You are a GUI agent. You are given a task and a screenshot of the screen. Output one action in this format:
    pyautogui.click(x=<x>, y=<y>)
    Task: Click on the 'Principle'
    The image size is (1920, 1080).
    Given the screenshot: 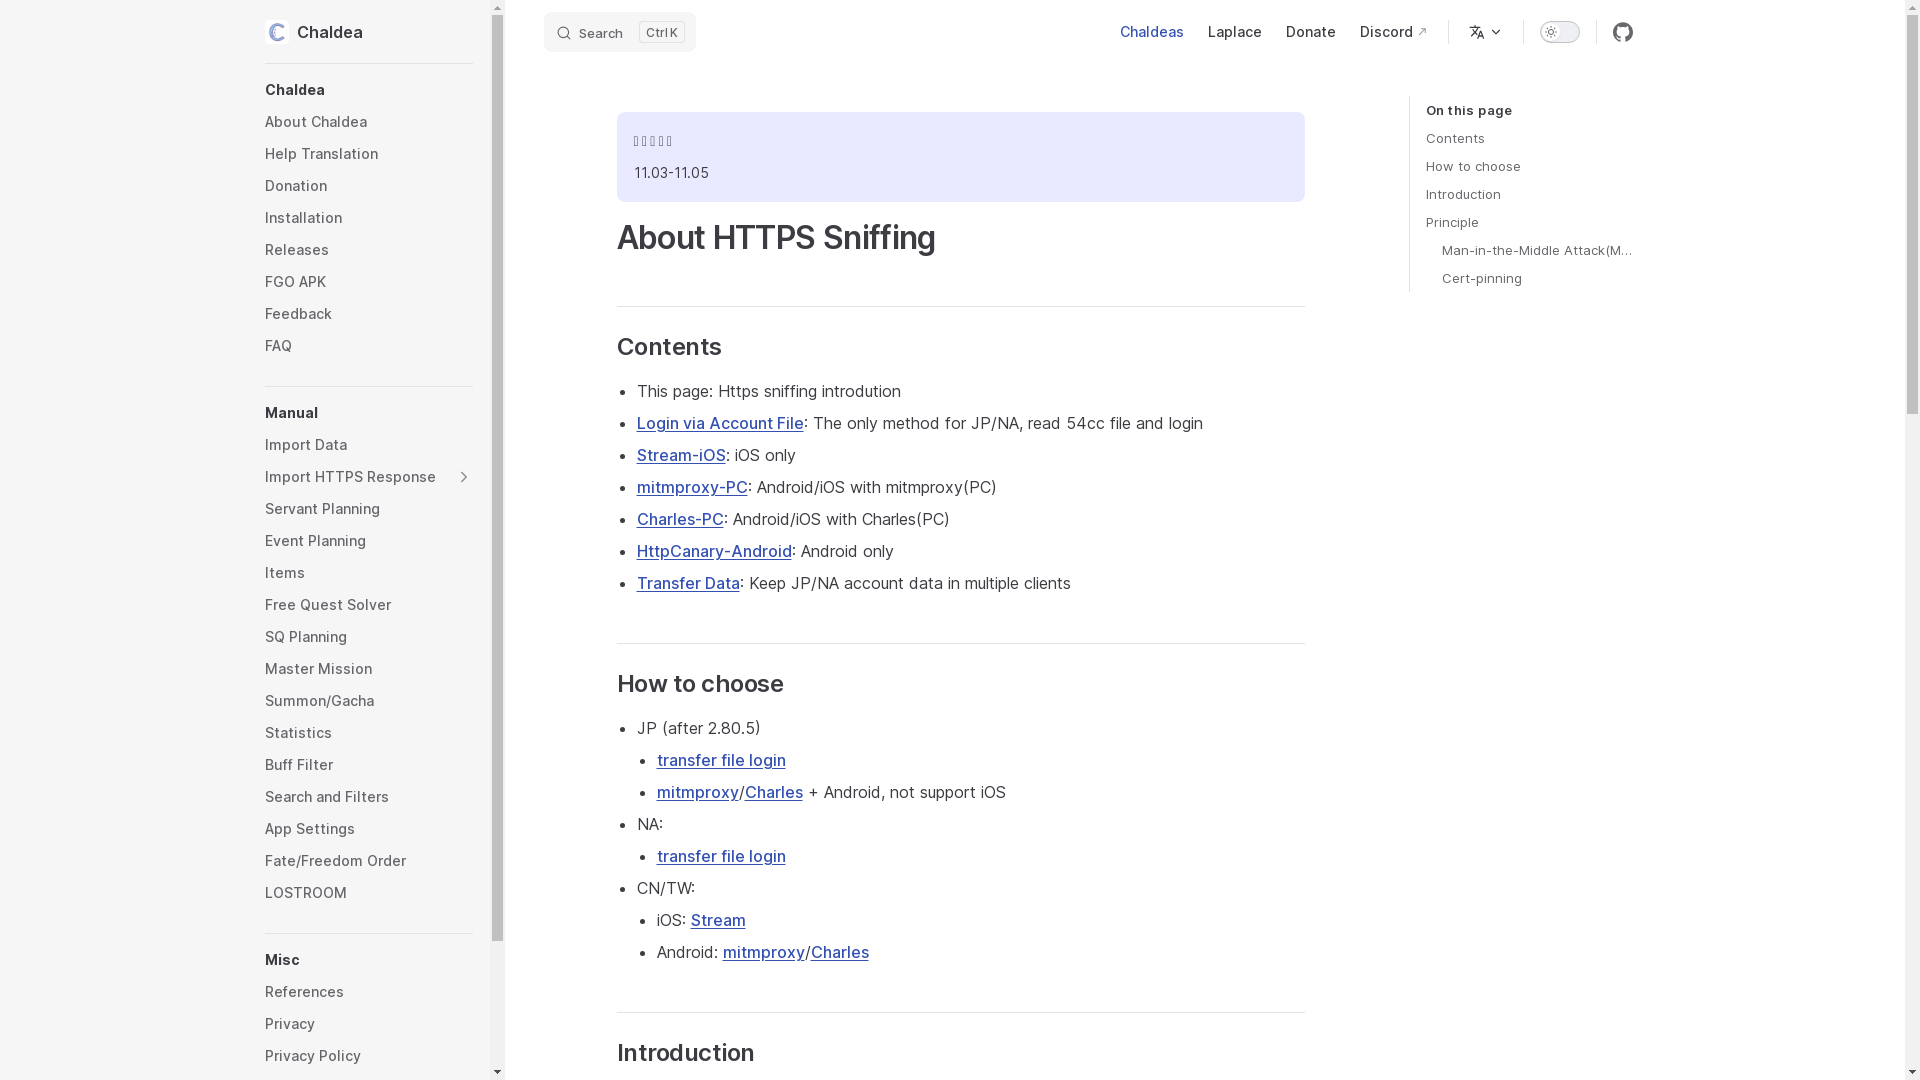 What is the action you would take?
    pyautogui.click(x=1528, y=222)
    